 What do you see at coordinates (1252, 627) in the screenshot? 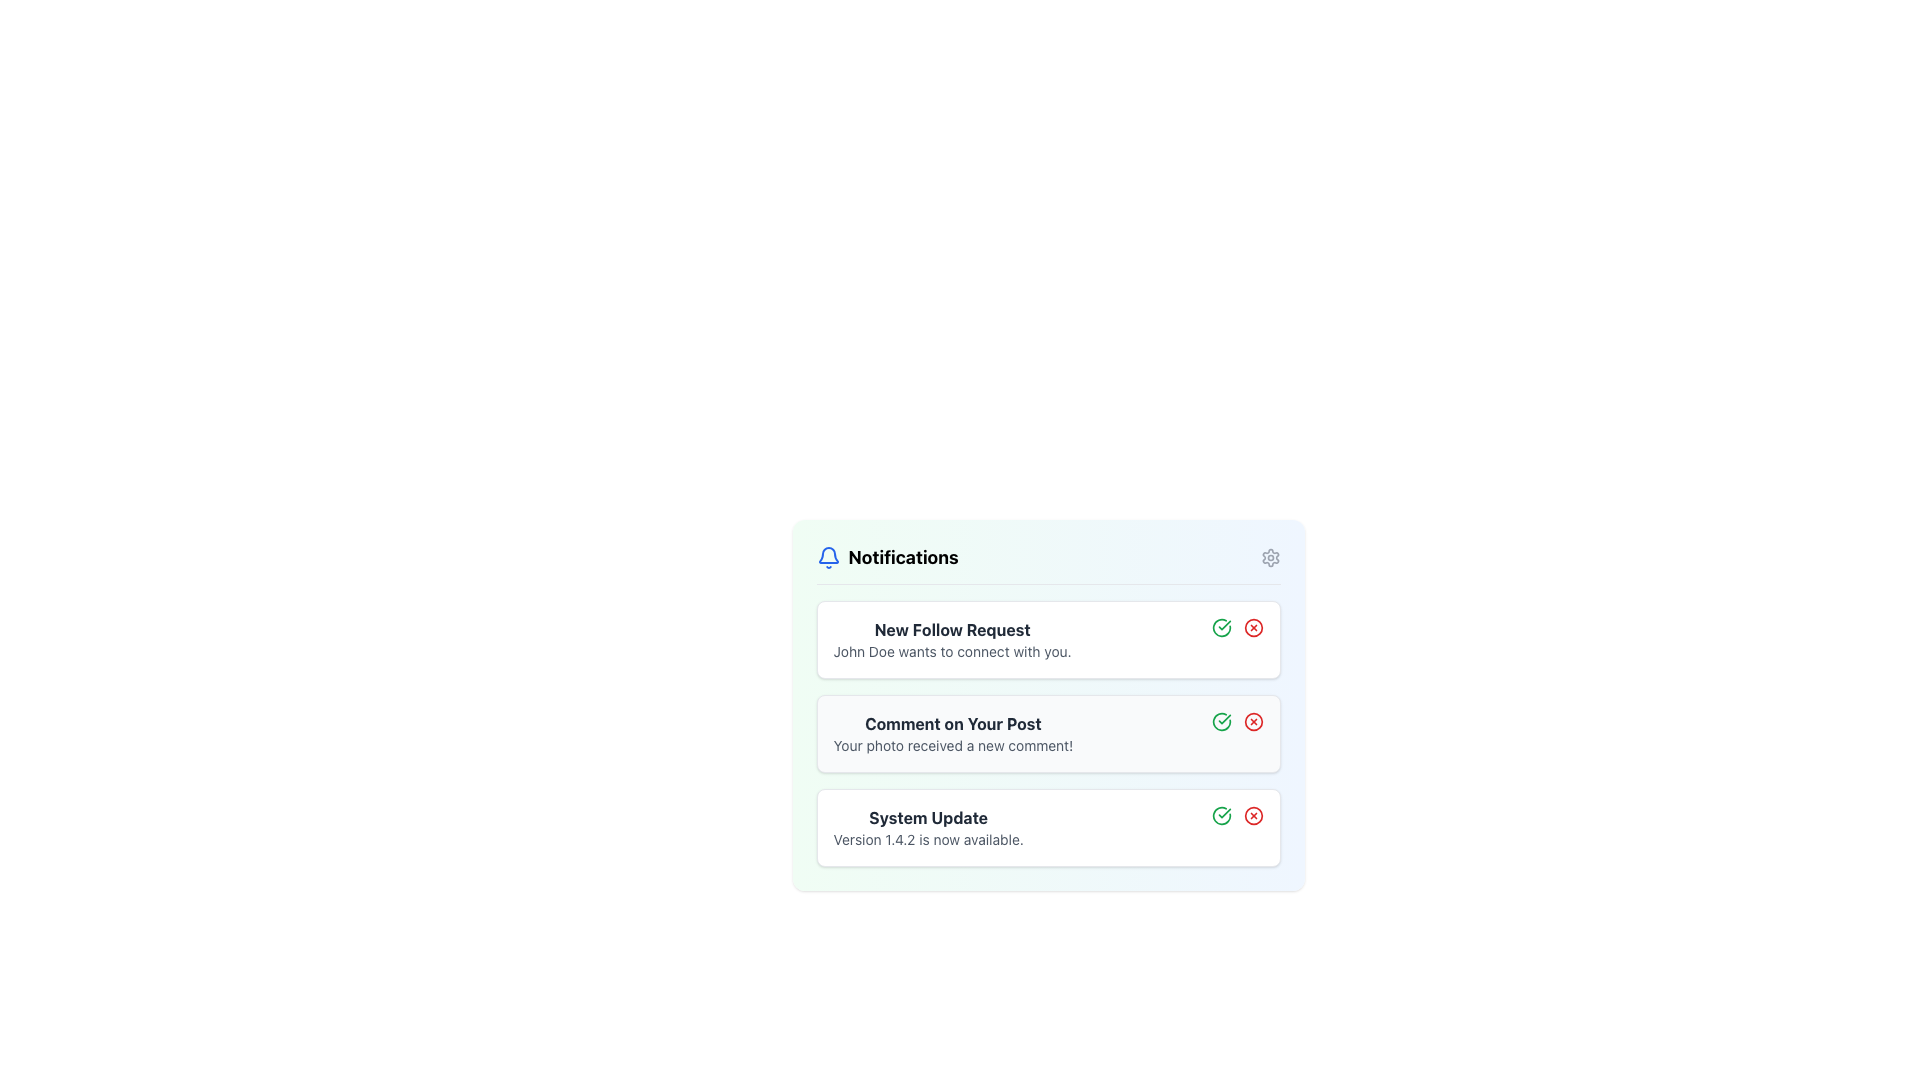
I see `the red 'X' icon, a circular button used for dismissing notifications, located to the far right of the first notification item` at bounding box center [1252, 627].